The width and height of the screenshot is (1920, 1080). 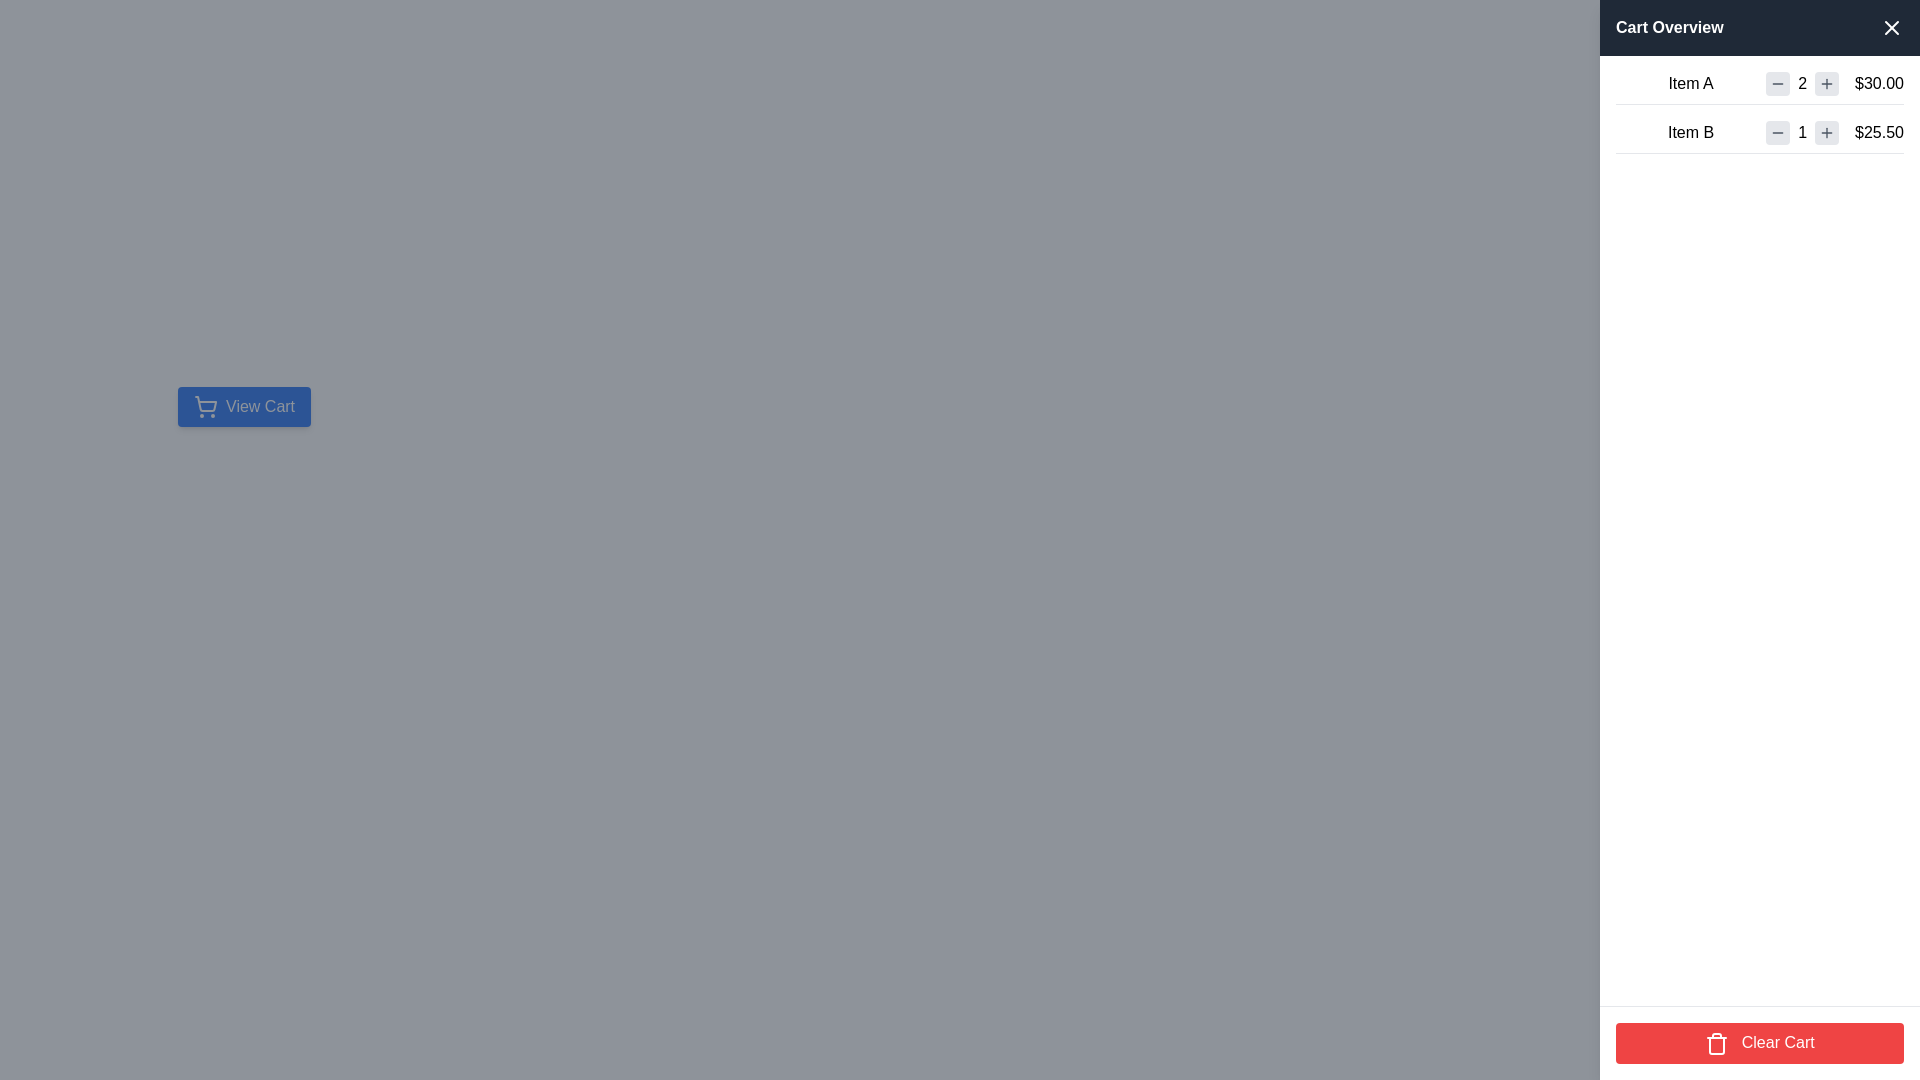 What do you see at coordinates (1778, 83) in the screenshot?
I see `the minus button in the Cart Overview section to decrement the quantity of Item A` at bounding box center [1778, 83].